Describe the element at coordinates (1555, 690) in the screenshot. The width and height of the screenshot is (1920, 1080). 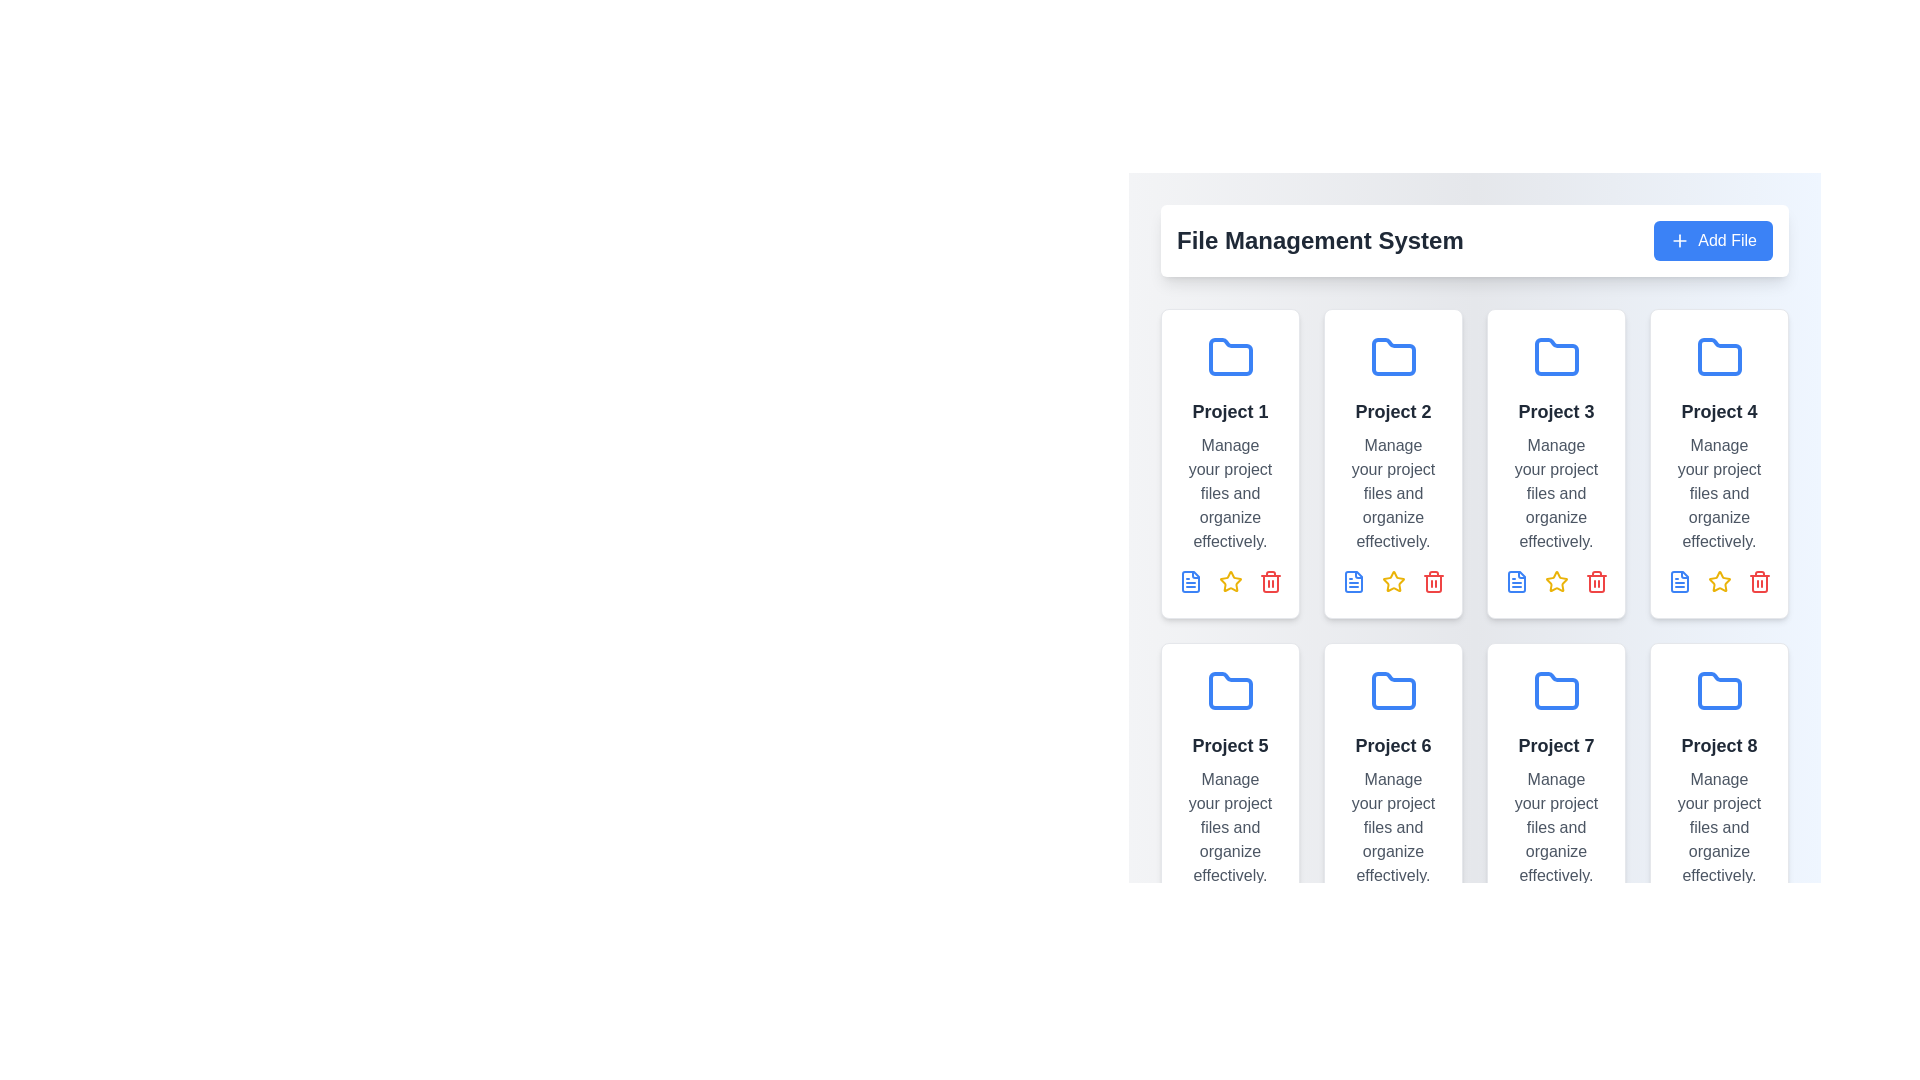
I see `the folder icon representing Project 7` at that location.